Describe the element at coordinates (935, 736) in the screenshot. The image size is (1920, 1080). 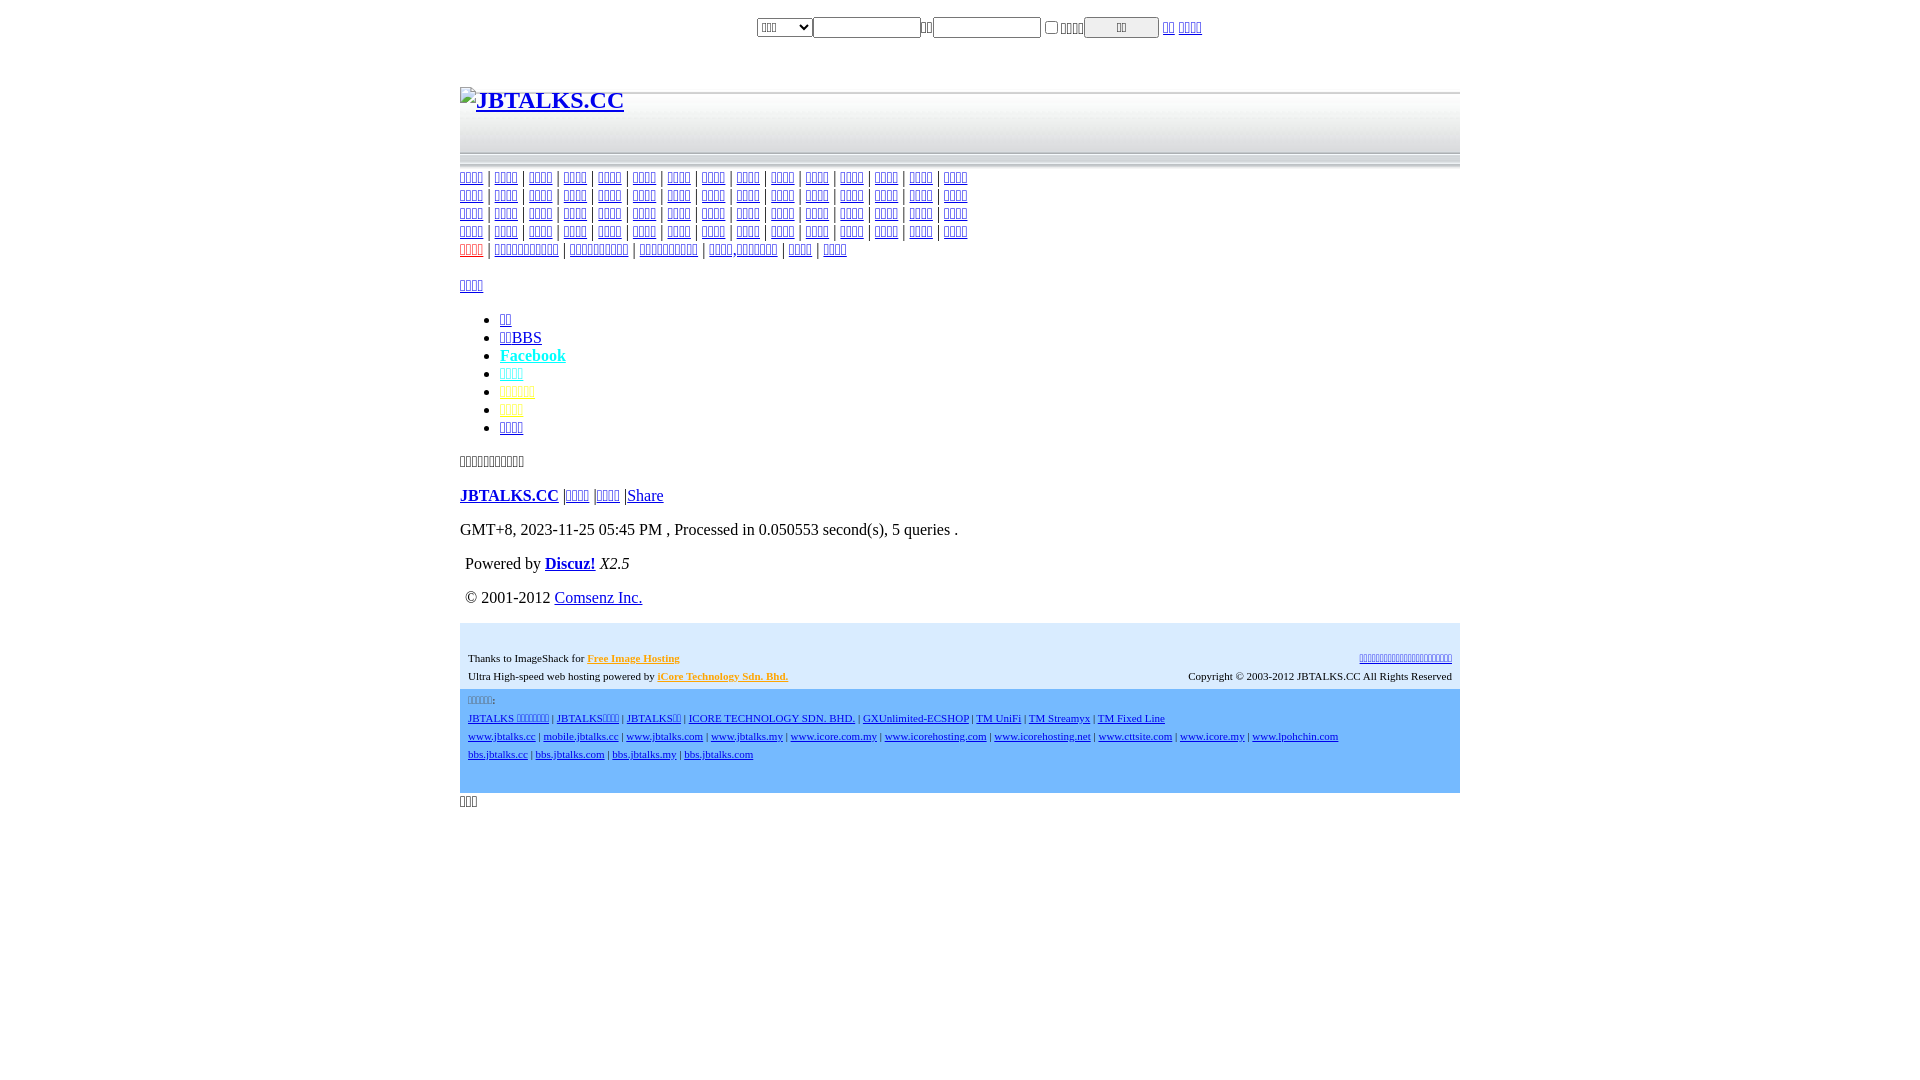
I see `'www.icorehosting.com'` at that location.